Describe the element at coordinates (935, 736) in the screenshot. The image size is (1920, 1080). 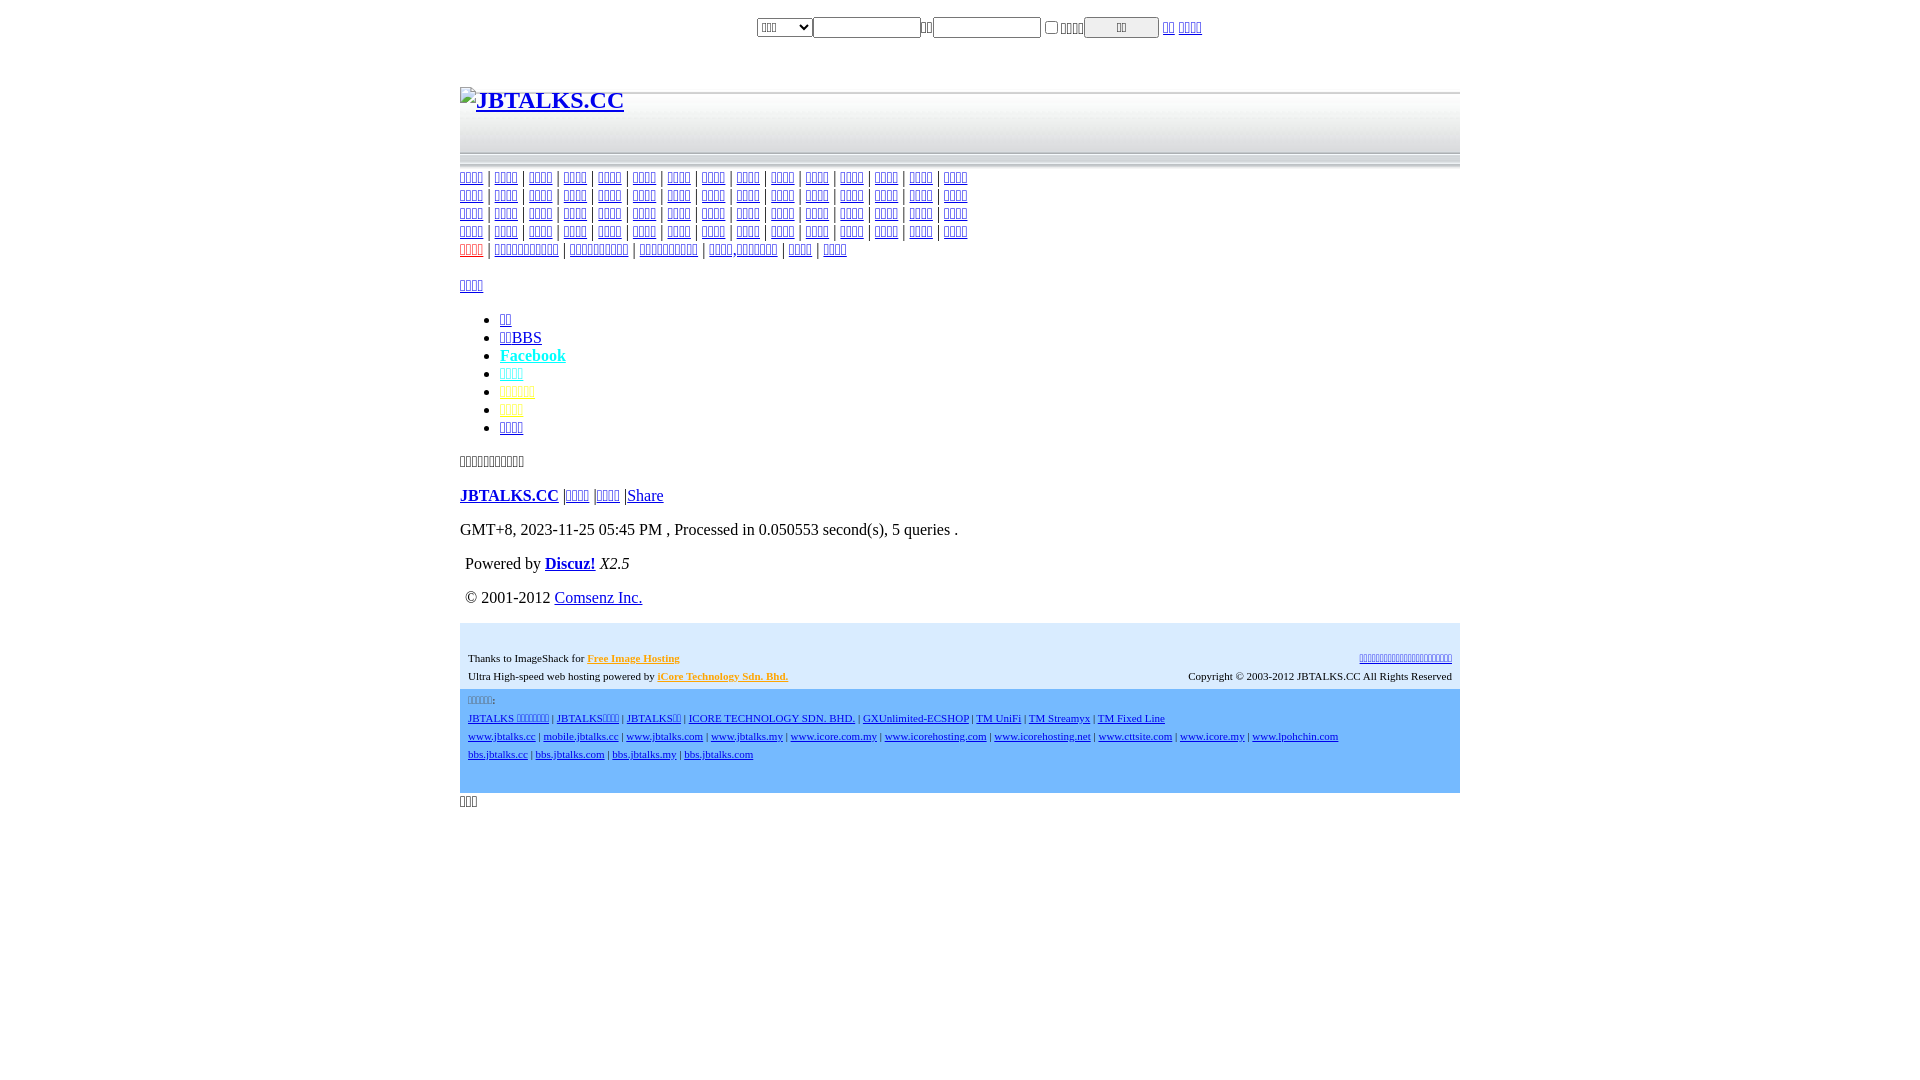
I see `'www.icorehosting.com'` at that location.